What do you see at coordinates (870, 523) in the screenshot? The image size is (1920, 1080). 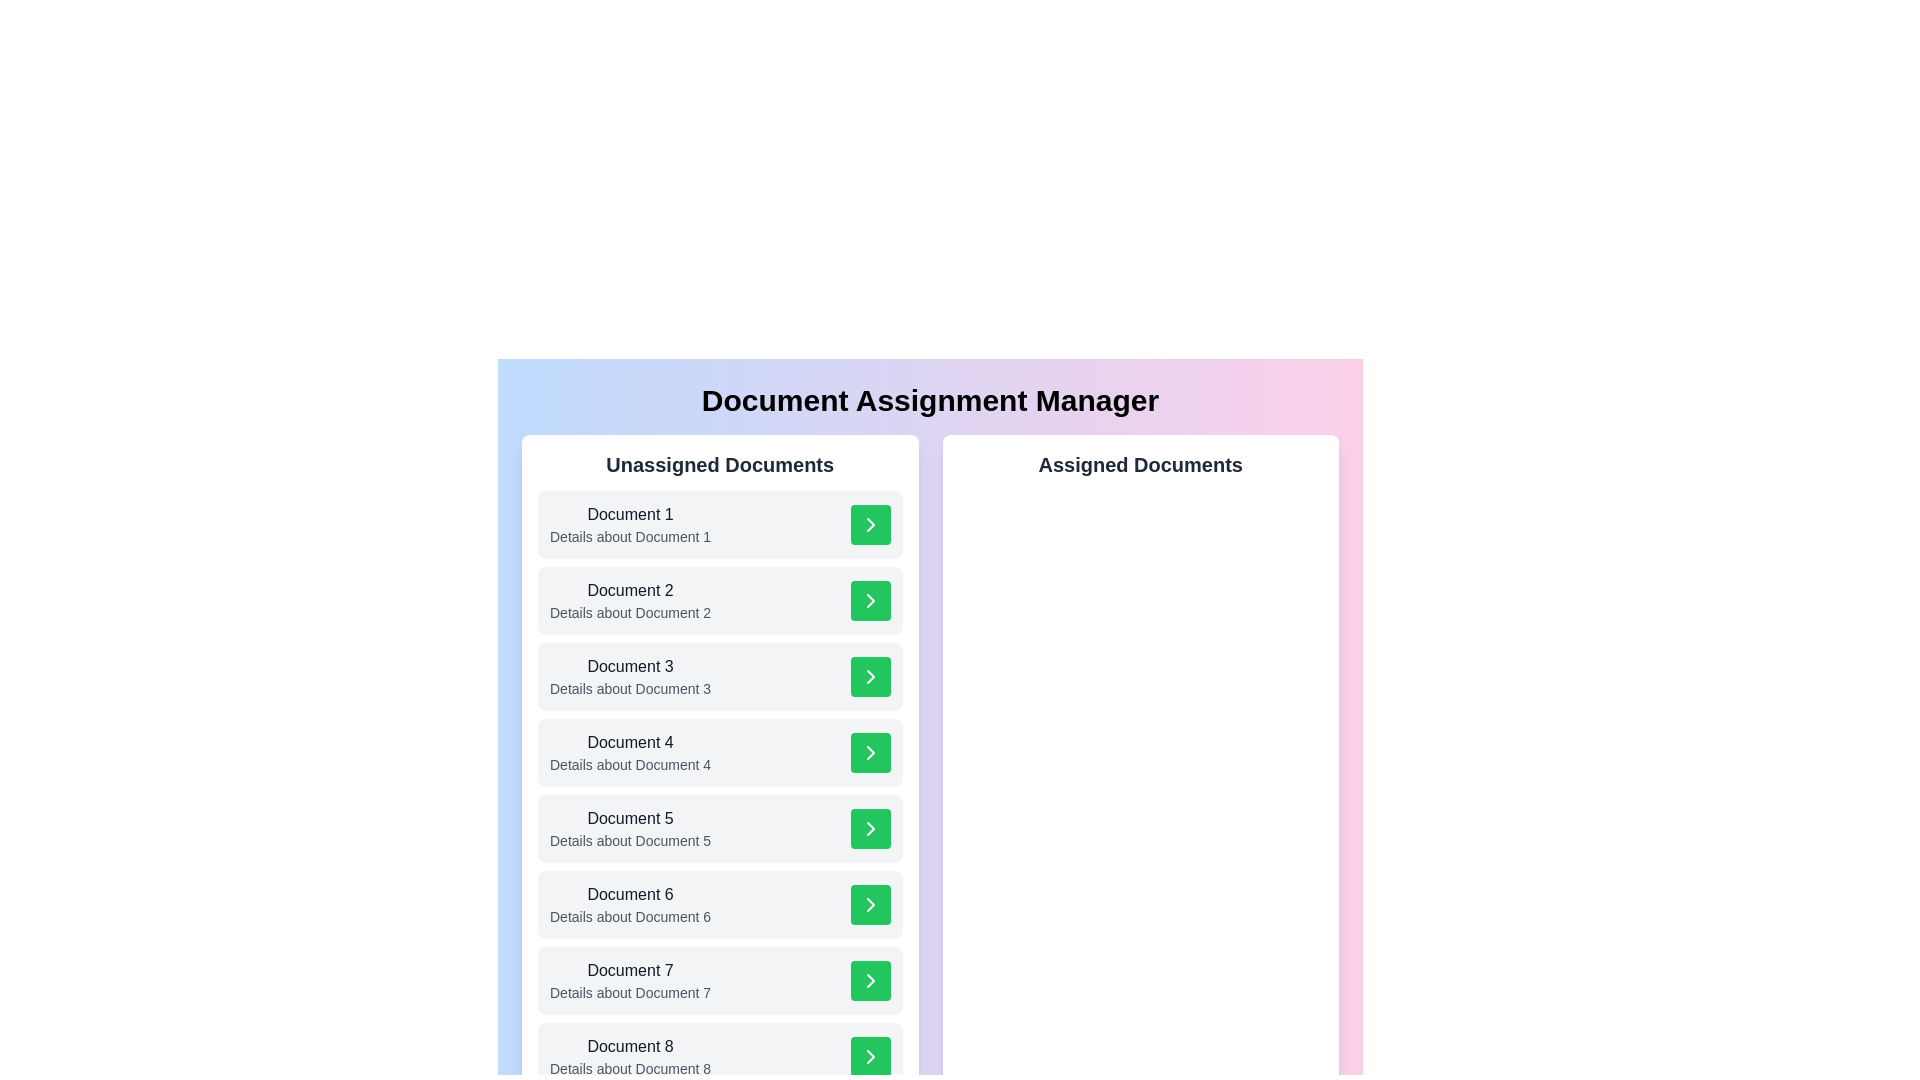 I see `the button located at the far-right side of the entry labeled 'Document 1' in the 'Unassigned Documents' section` at bounding box center [870, 523].